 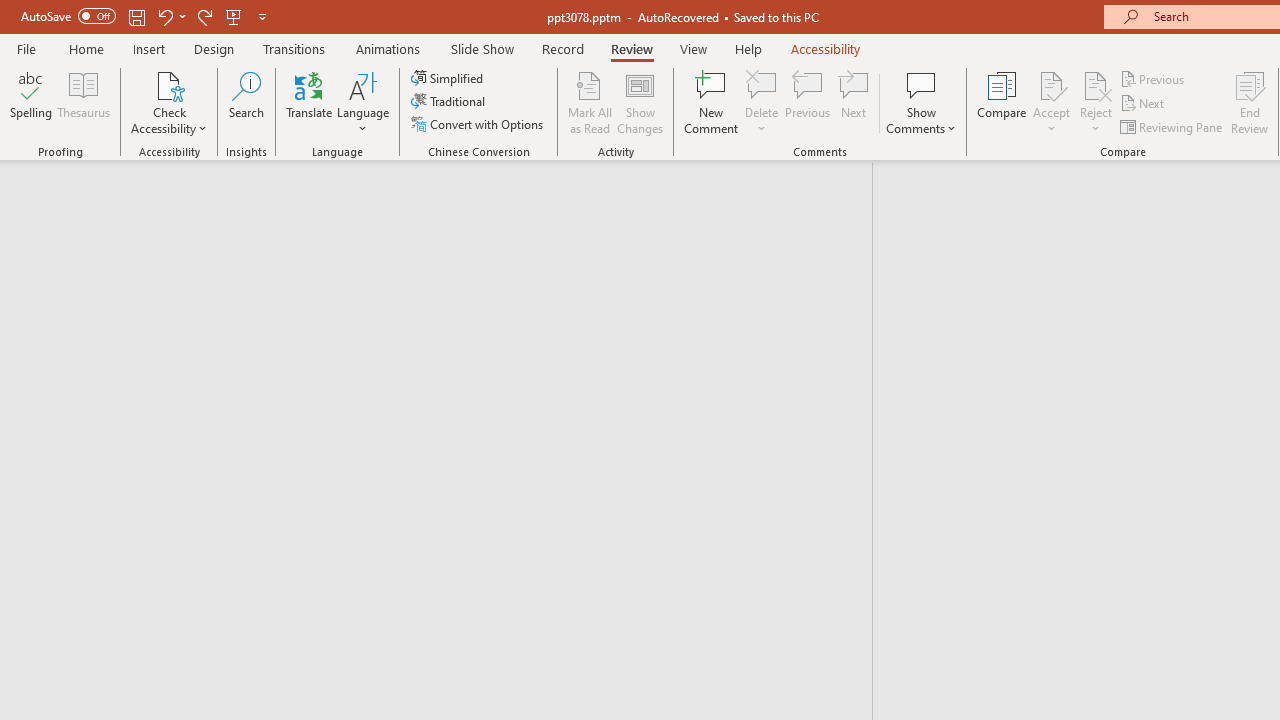 I want to click on 'Simplified', so click(x=448, y=77).